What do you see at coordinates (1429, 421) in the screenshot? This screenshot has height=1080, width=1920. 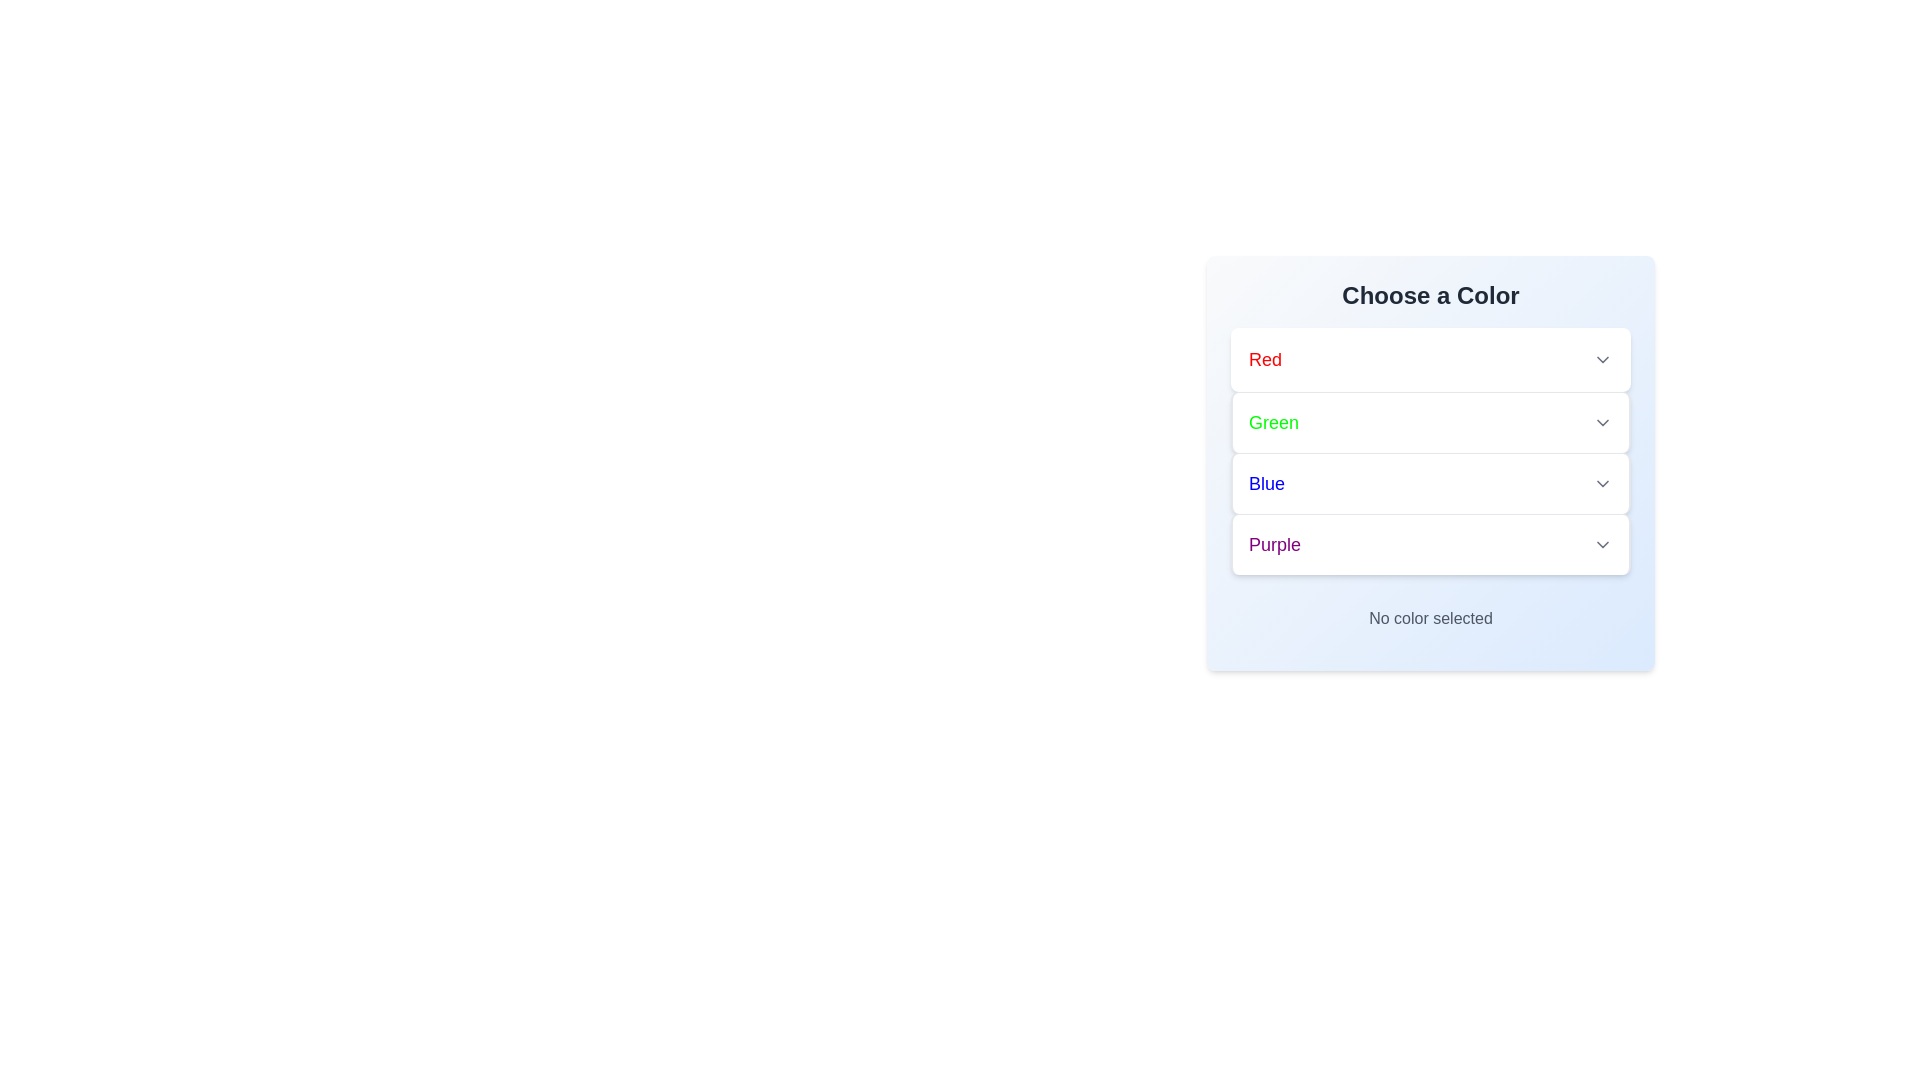 I see `the color item Green to observe the hover effect` at bounding box center [1429, 421].